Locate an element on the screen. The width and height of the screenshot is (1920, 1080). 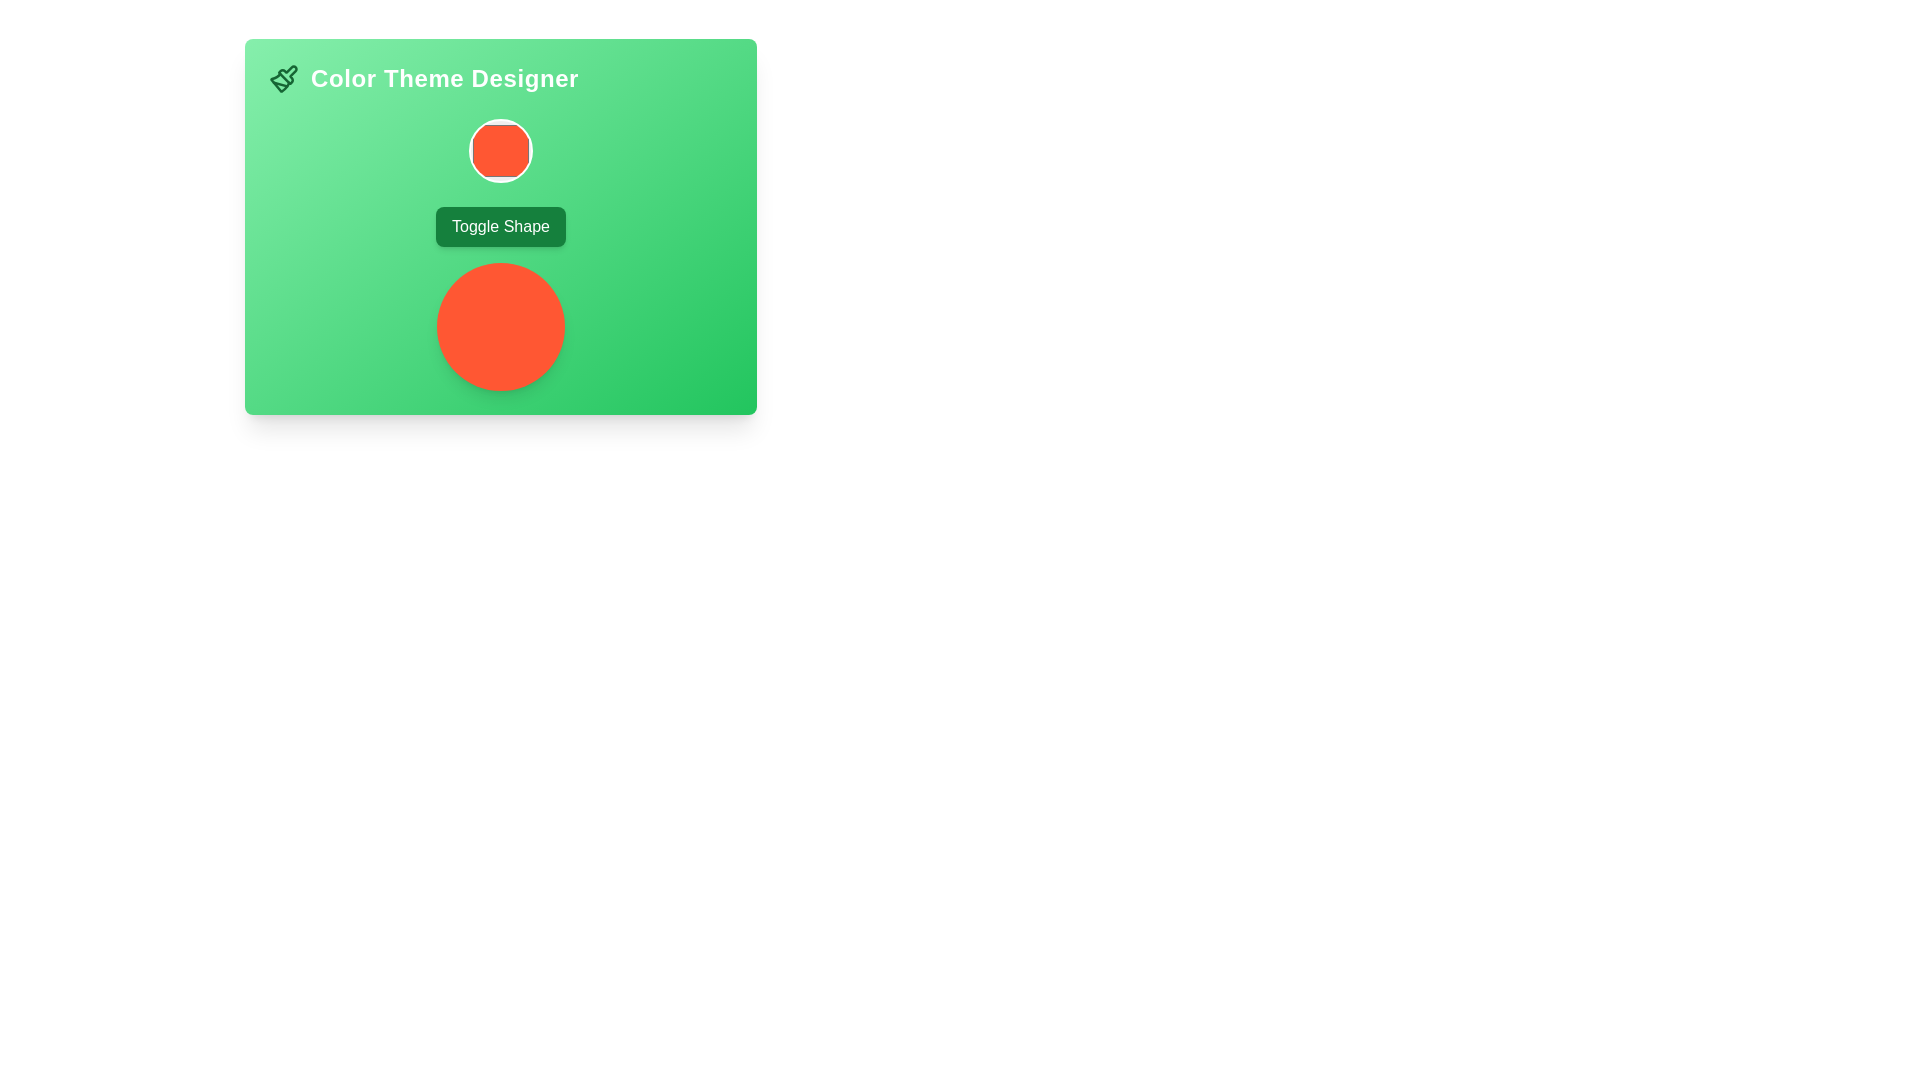
title 'Color Theme Designer' which is bold, white text on a green rectangular background, positioned centrally at the top of the display is located at coordinates (444, 77).